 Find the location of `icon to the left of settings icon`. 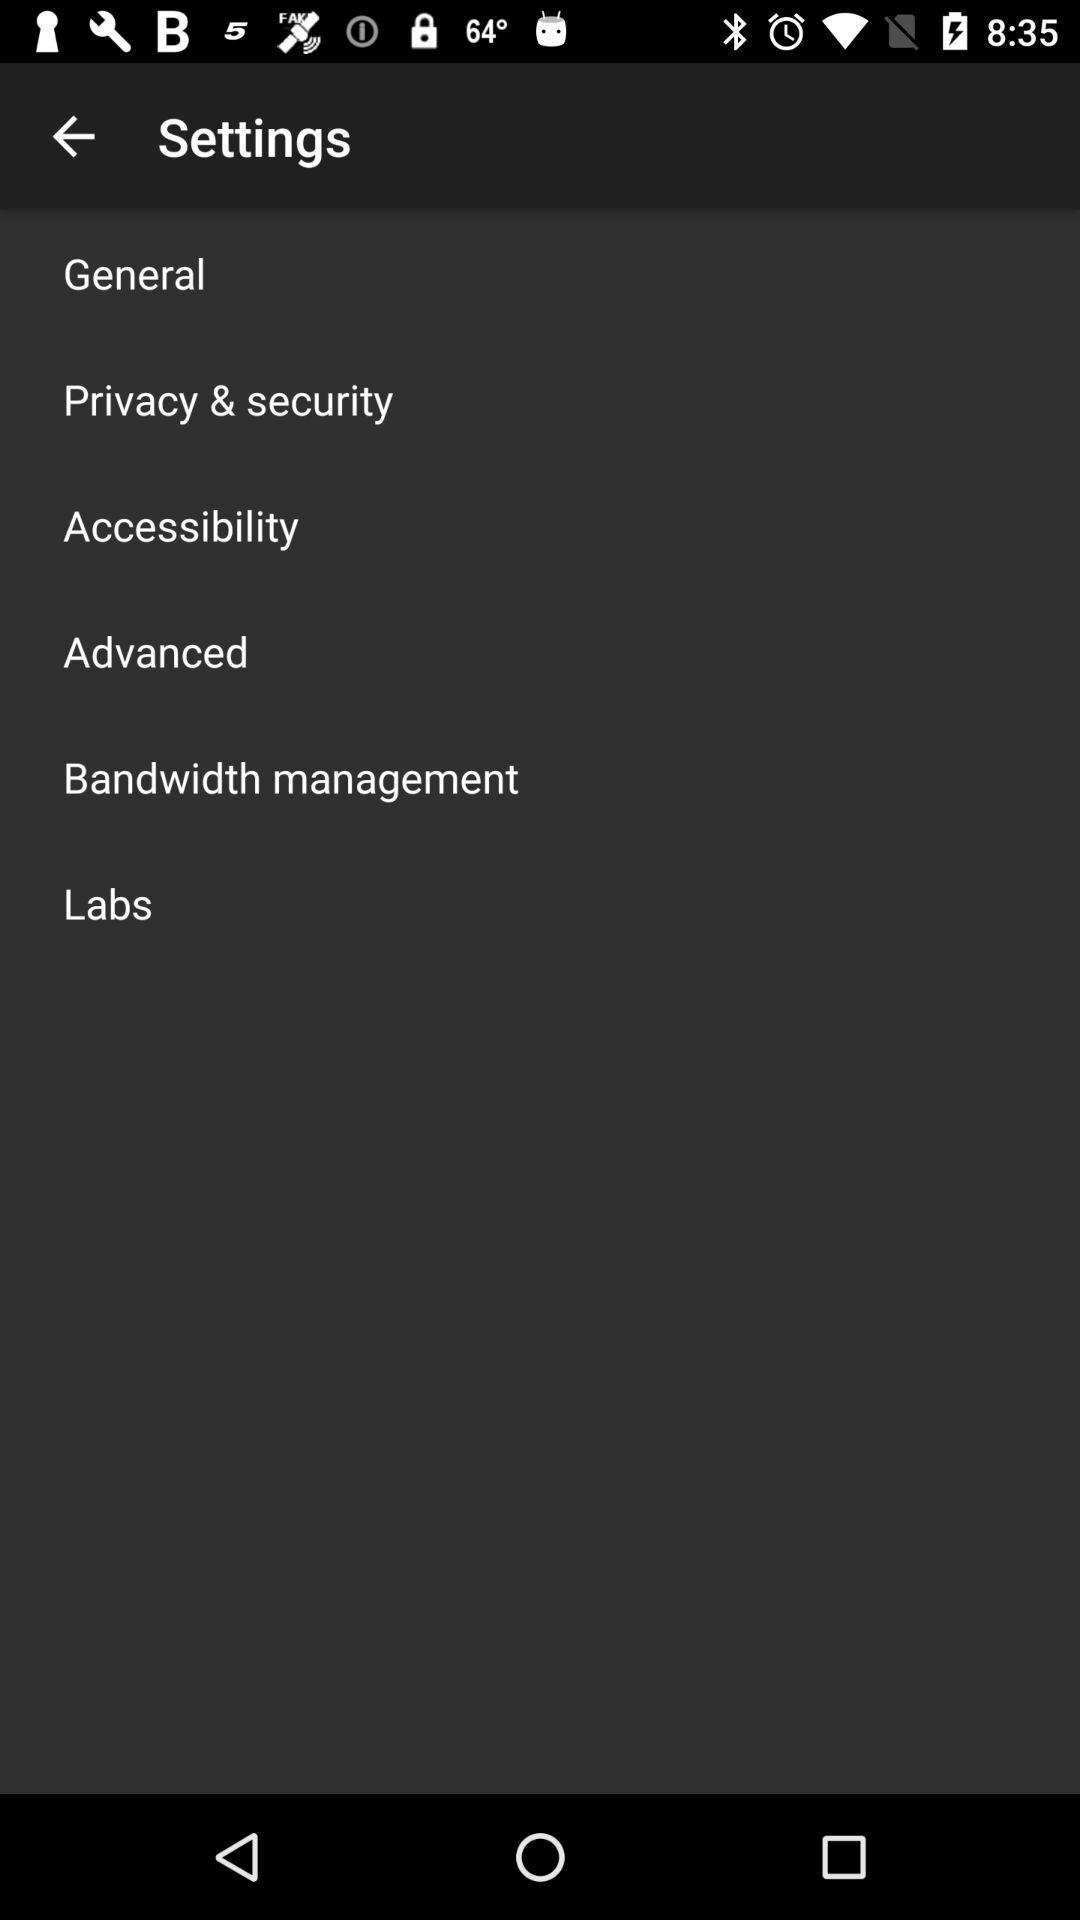

icon to the left of settings icon is located at coordinates (72, 135).